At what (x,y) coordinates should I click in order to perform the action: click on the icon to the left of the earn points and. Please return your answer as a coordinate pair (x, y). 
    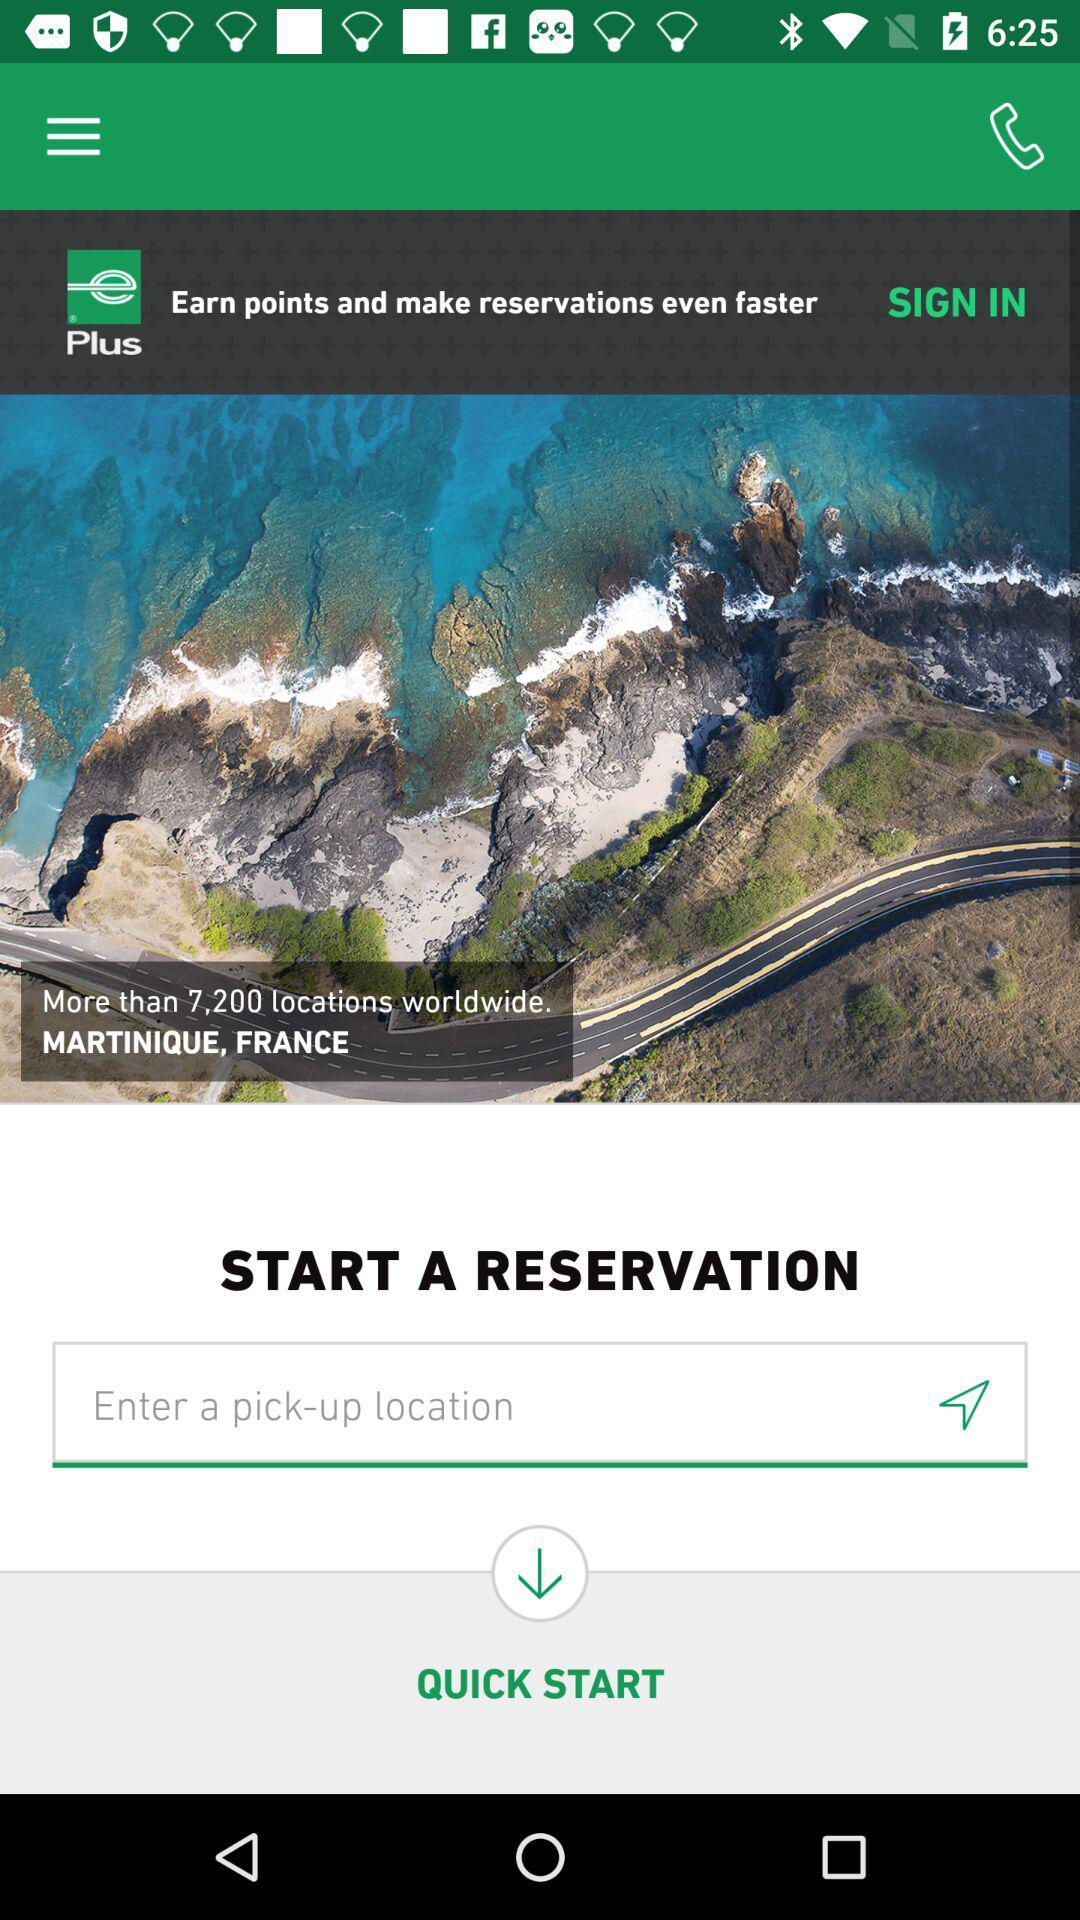
    Looking at the image, I should click on (72, 135).